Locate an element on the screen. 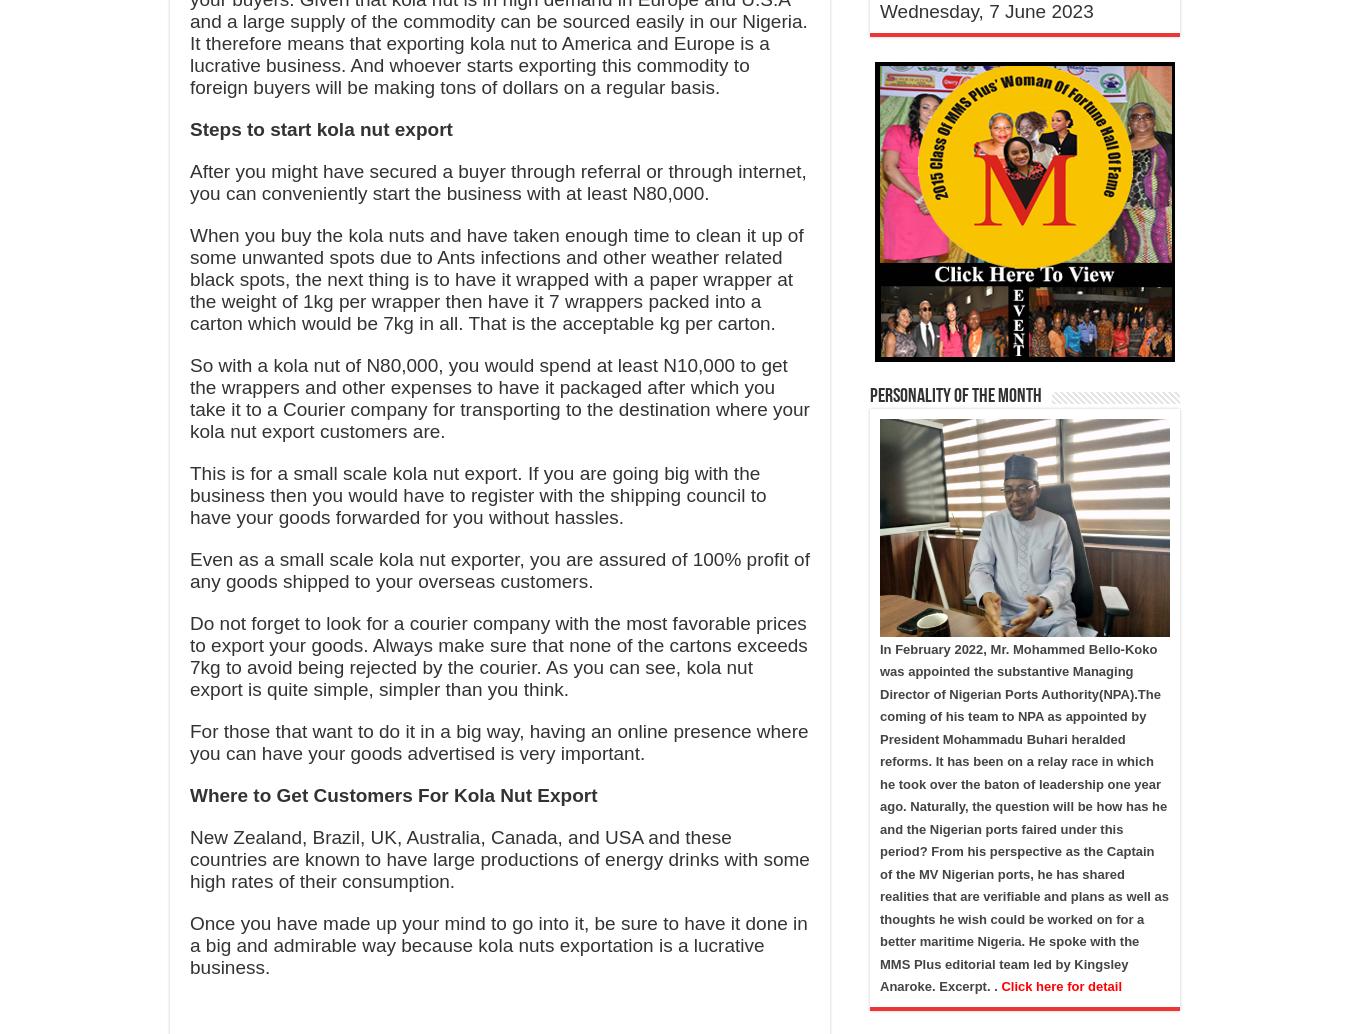  'Steps to start kola nut export' is located at coordinates (320, 129).